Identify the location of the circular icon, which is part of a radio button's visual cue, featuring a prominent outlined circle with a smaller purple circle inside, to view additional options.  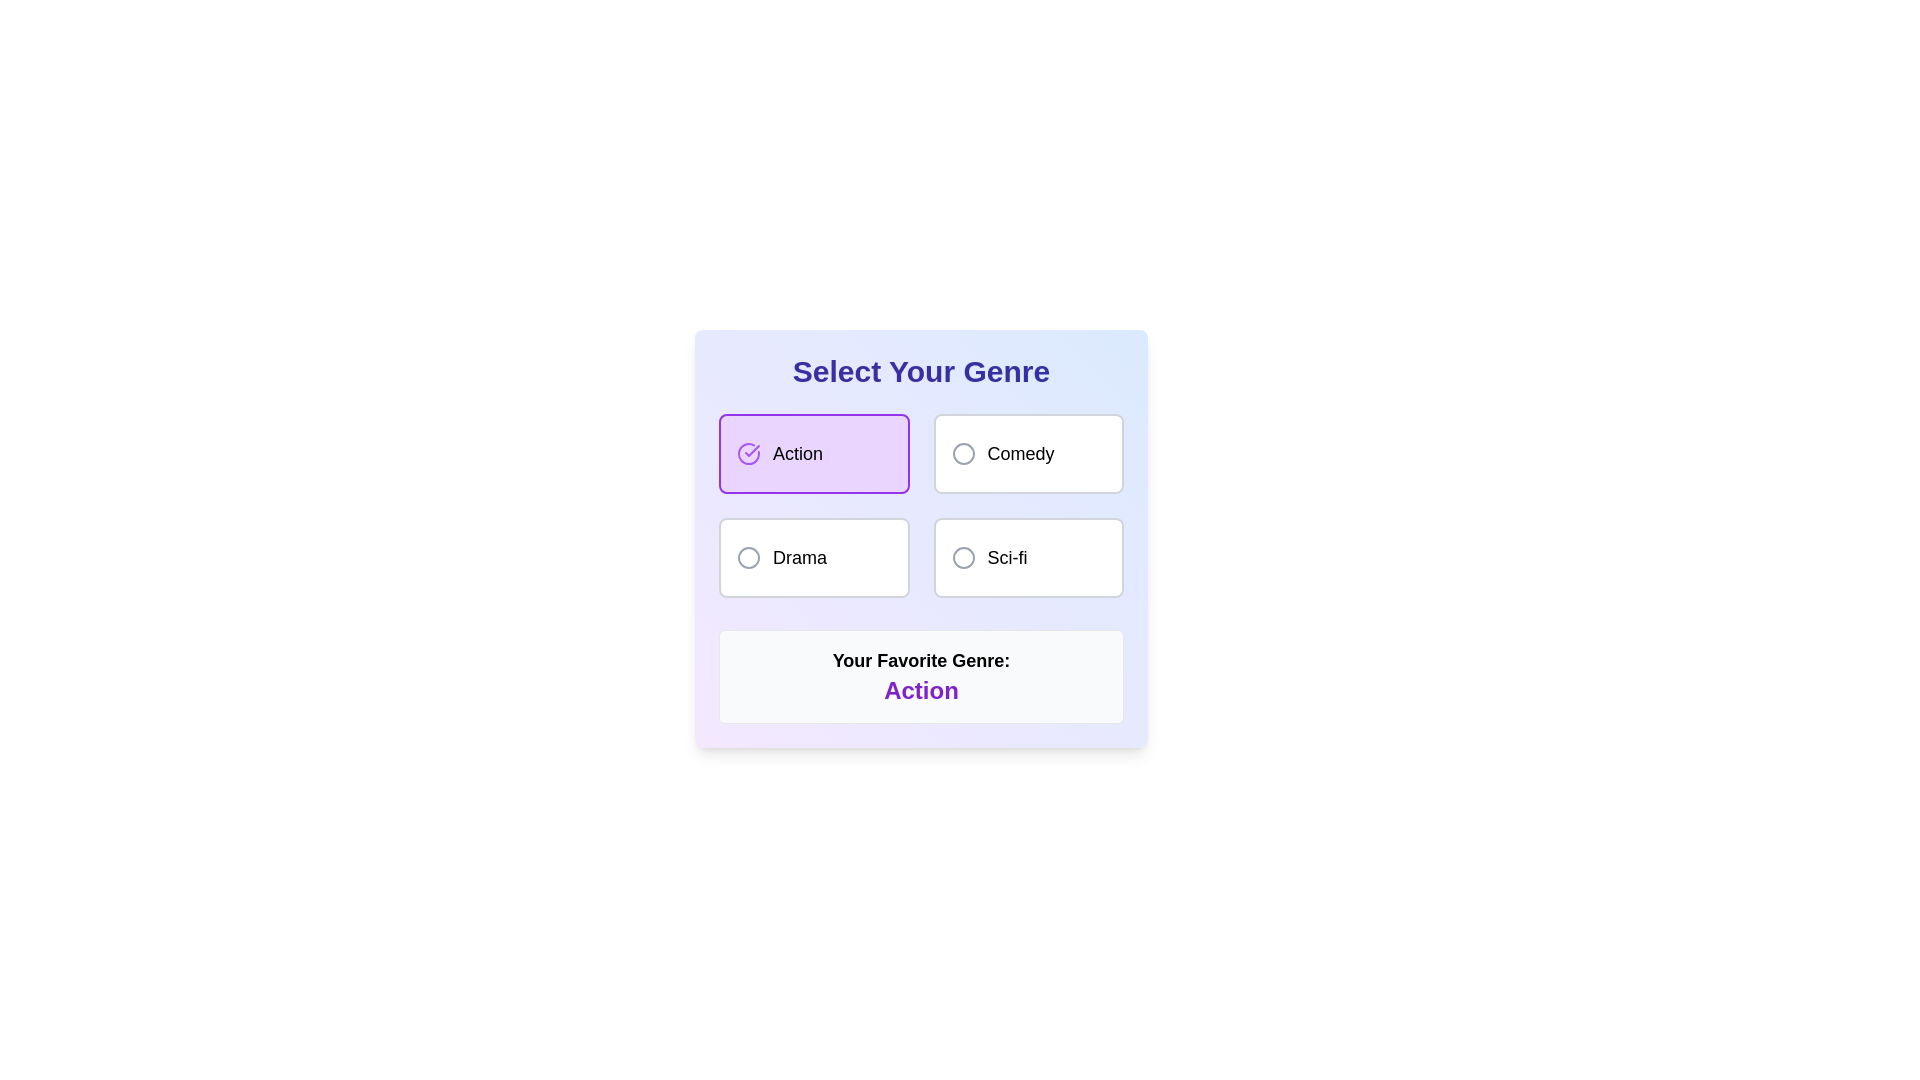
(747, 454).